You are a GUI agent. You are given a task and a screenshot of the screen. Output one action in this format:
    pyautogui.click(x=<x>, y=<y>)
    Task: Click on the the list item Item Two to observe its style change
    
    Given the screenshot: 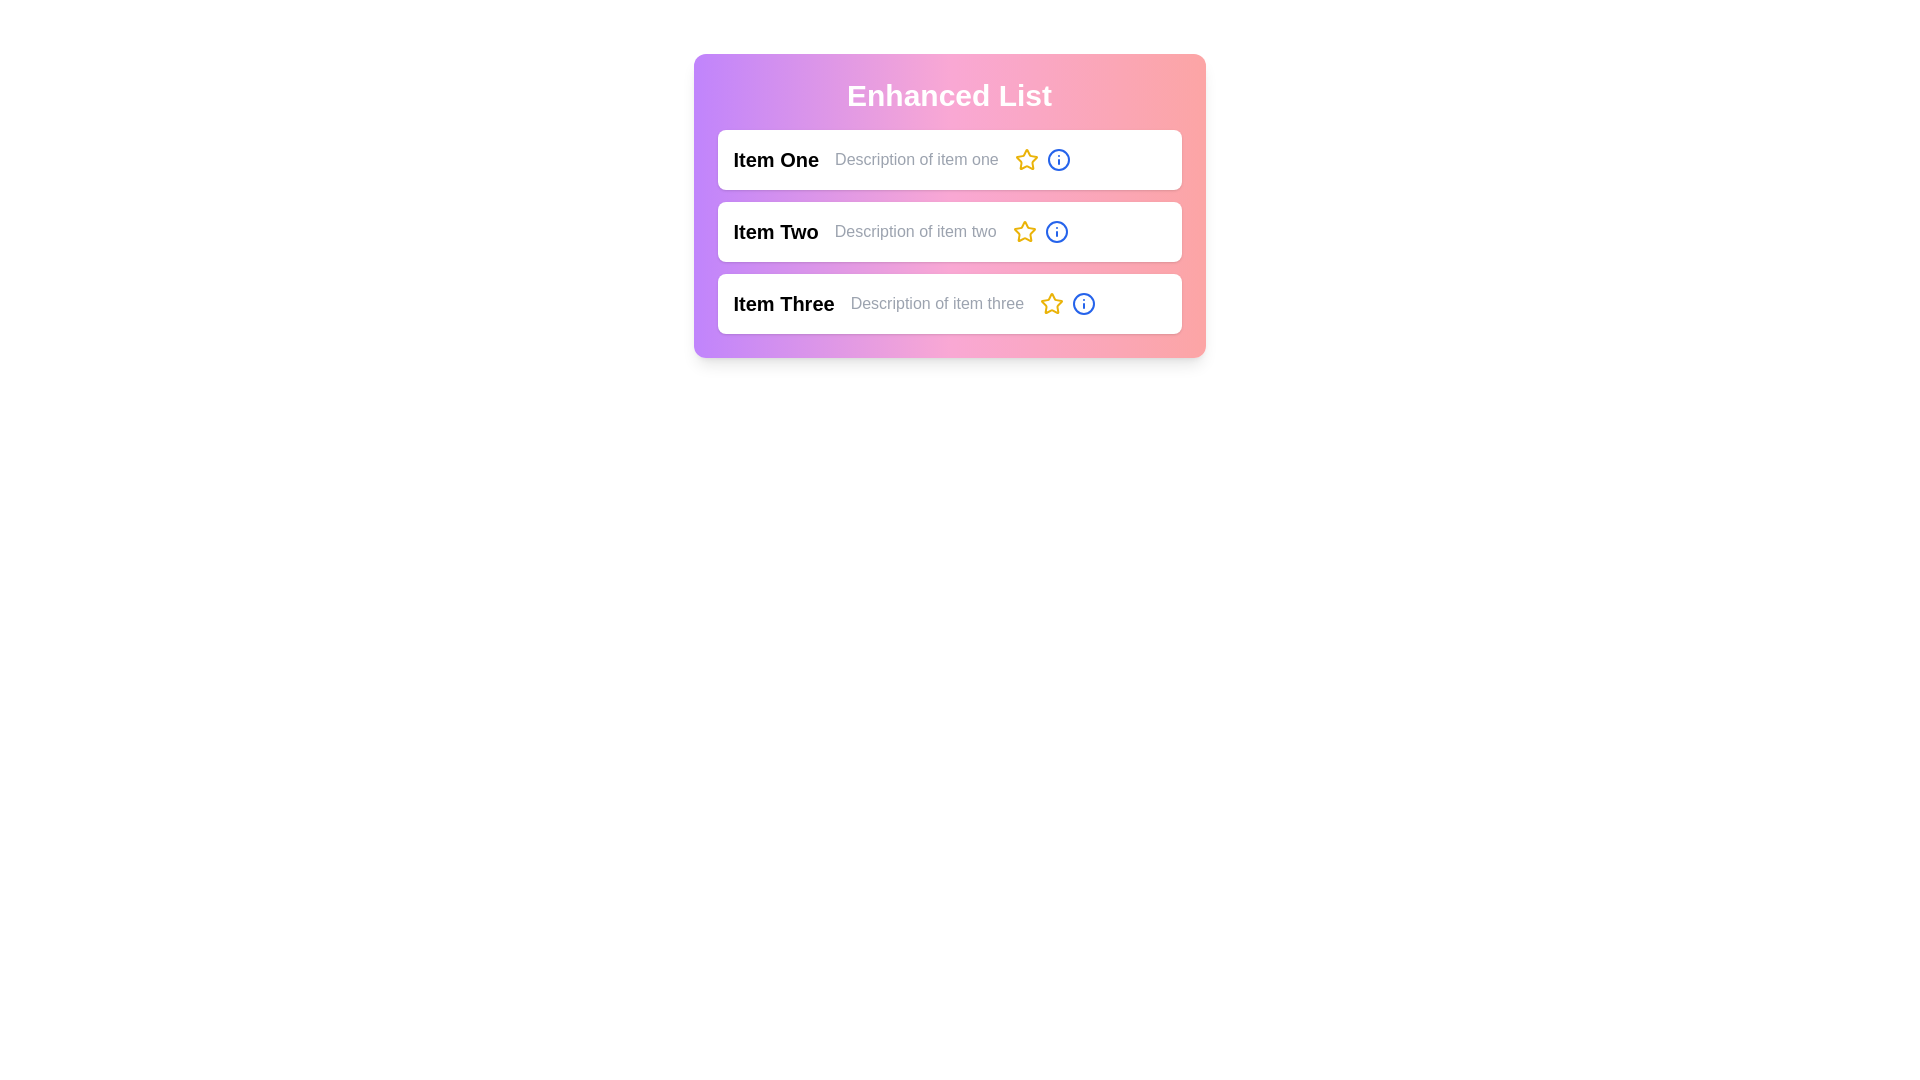 What is the action you would take?
    pyautogui.click(x=948, y=230)
    